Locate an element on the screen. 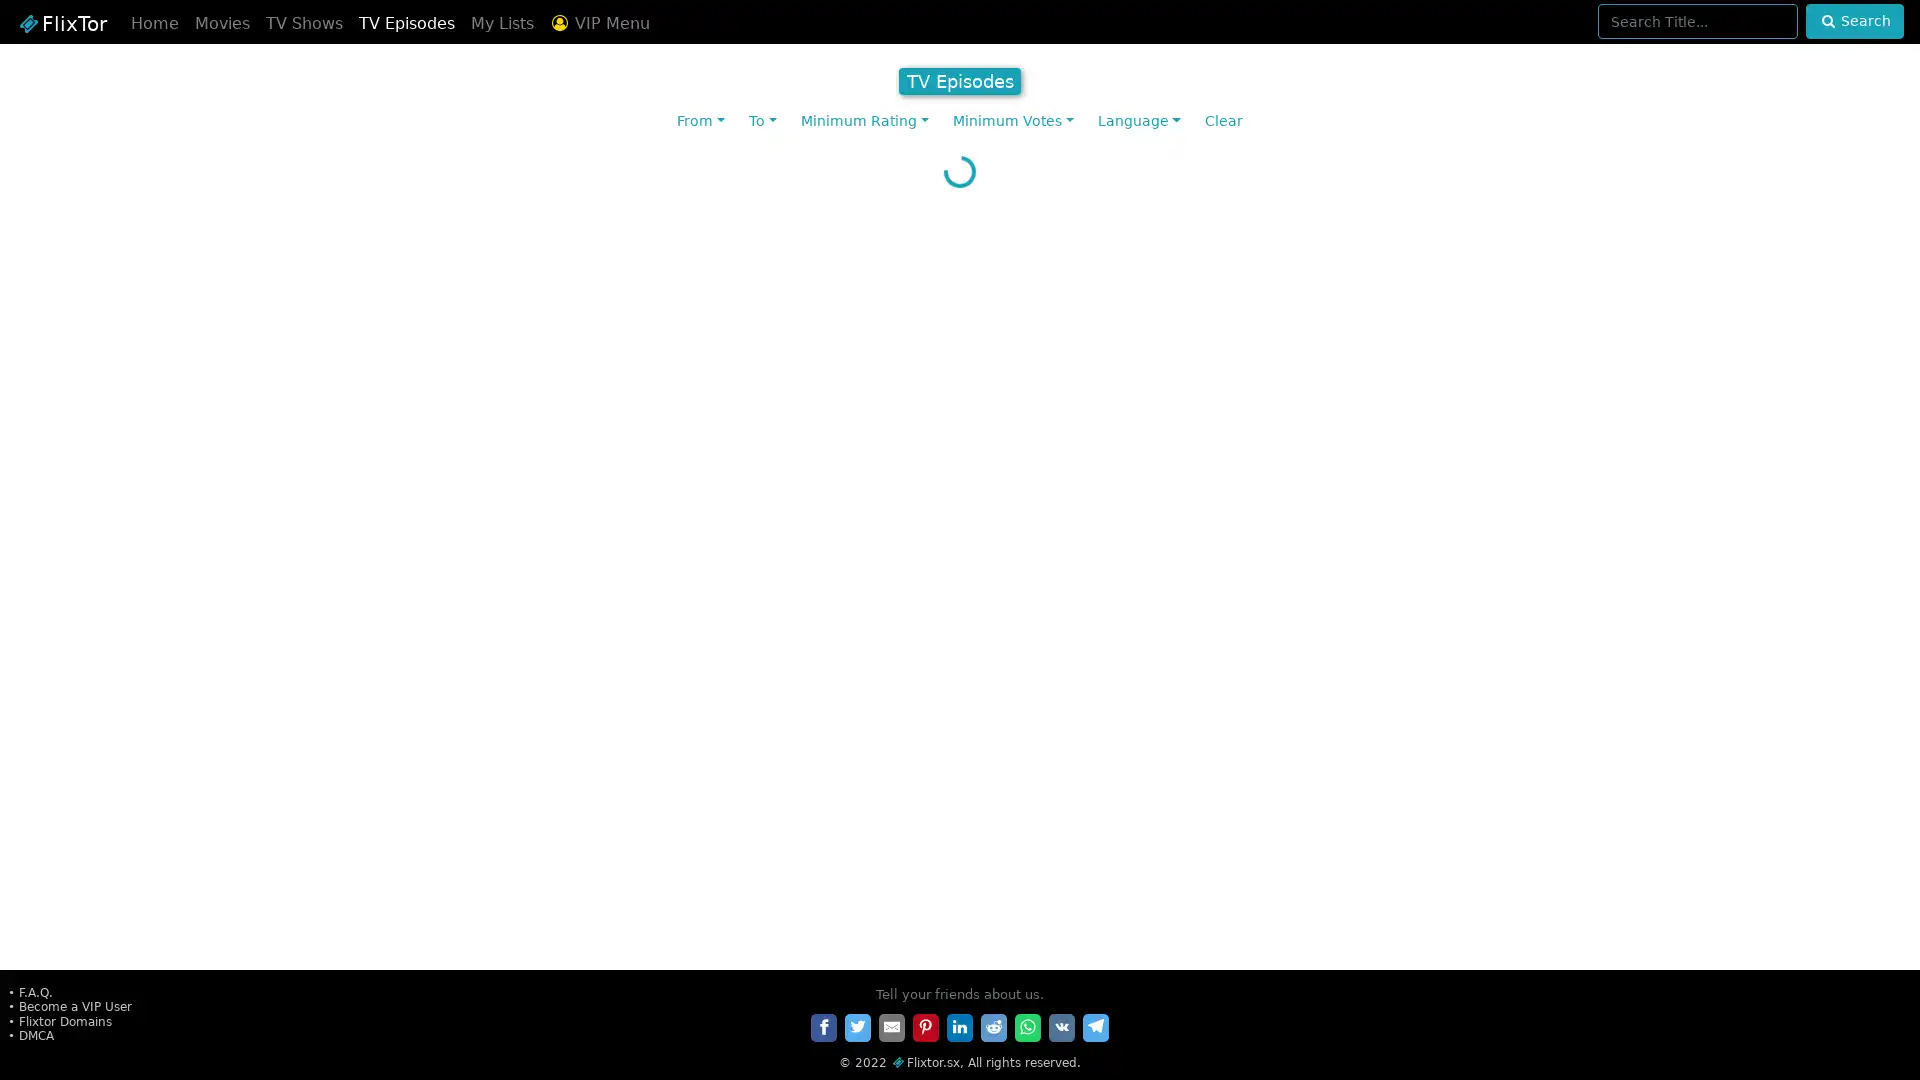  Watch Now is located at coordinates (1301, 690).